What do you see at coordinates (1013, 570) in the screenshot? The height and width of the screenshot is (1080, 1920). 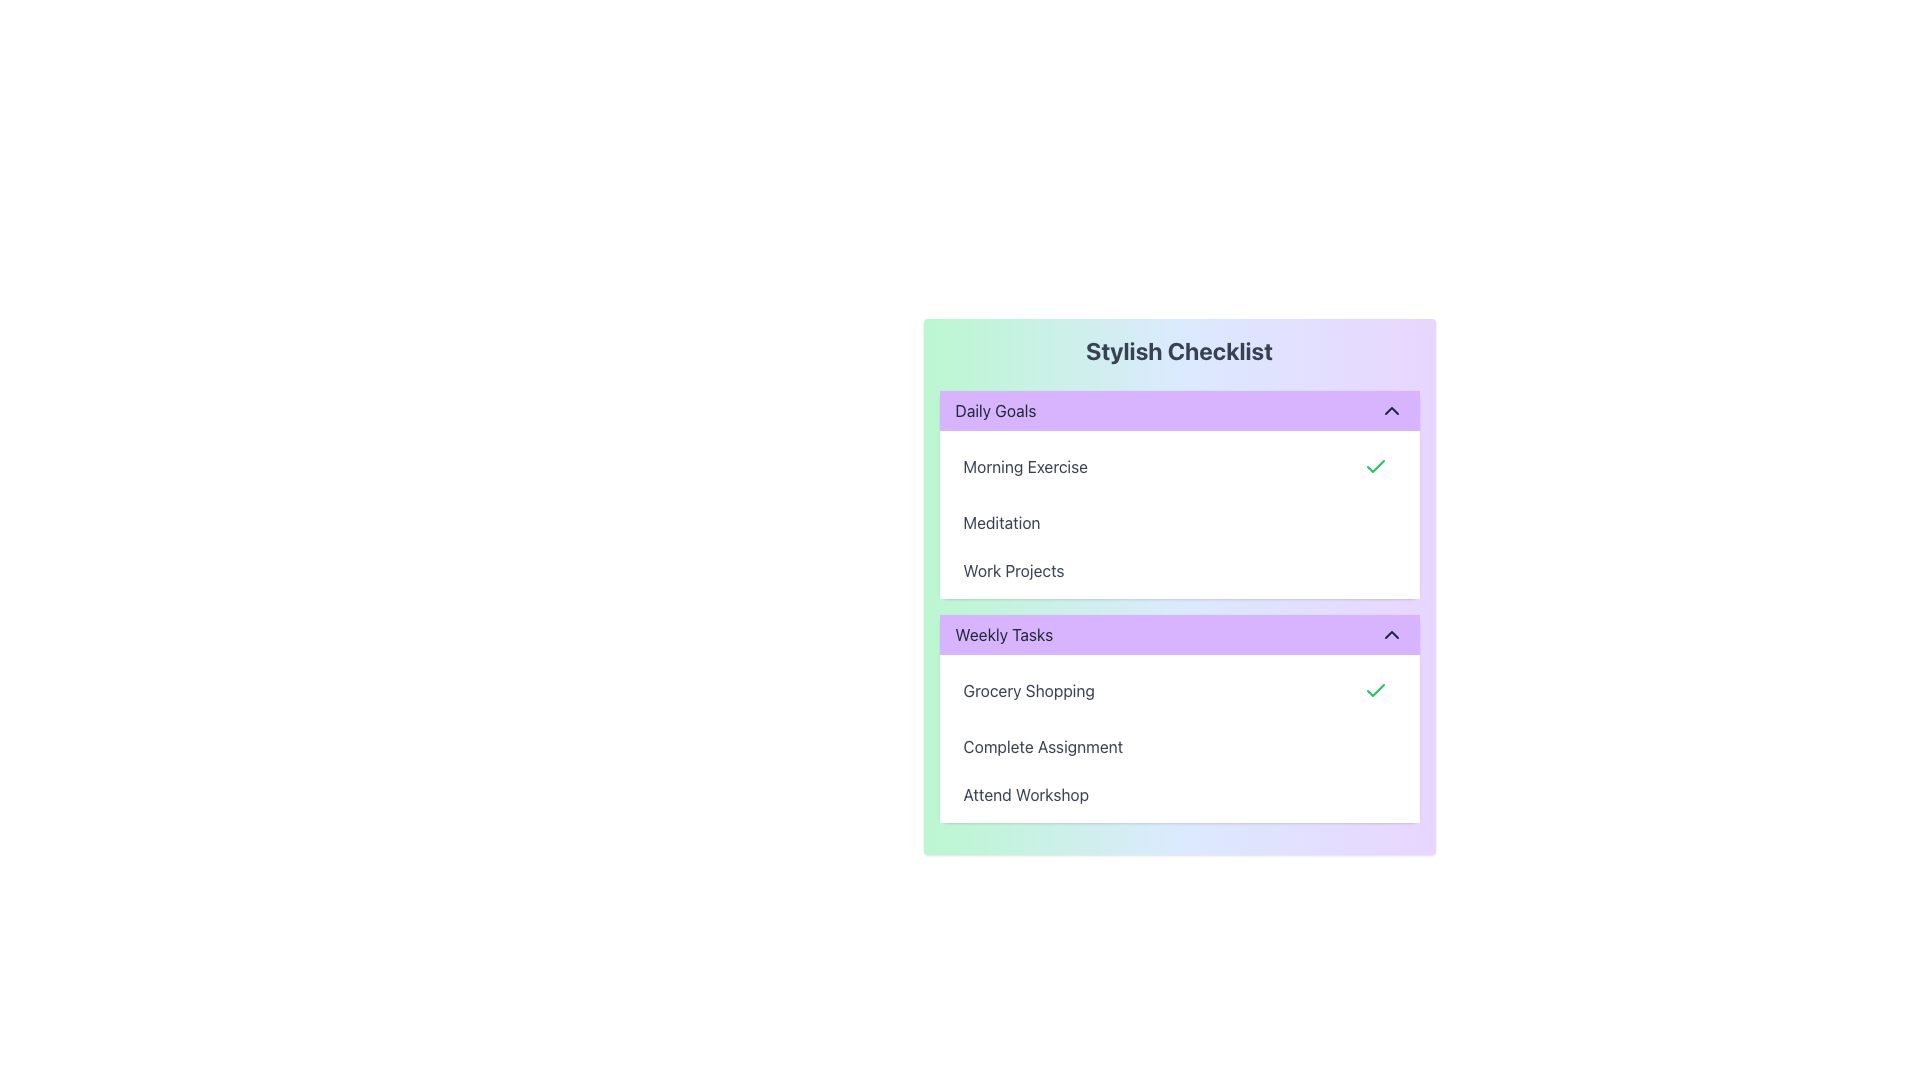 I see `the text label 'Work Projects' located under the 'Daily Goals' section, which is styled in dark gray and is the third item in the checklist` at bounding box center [1013, 570].